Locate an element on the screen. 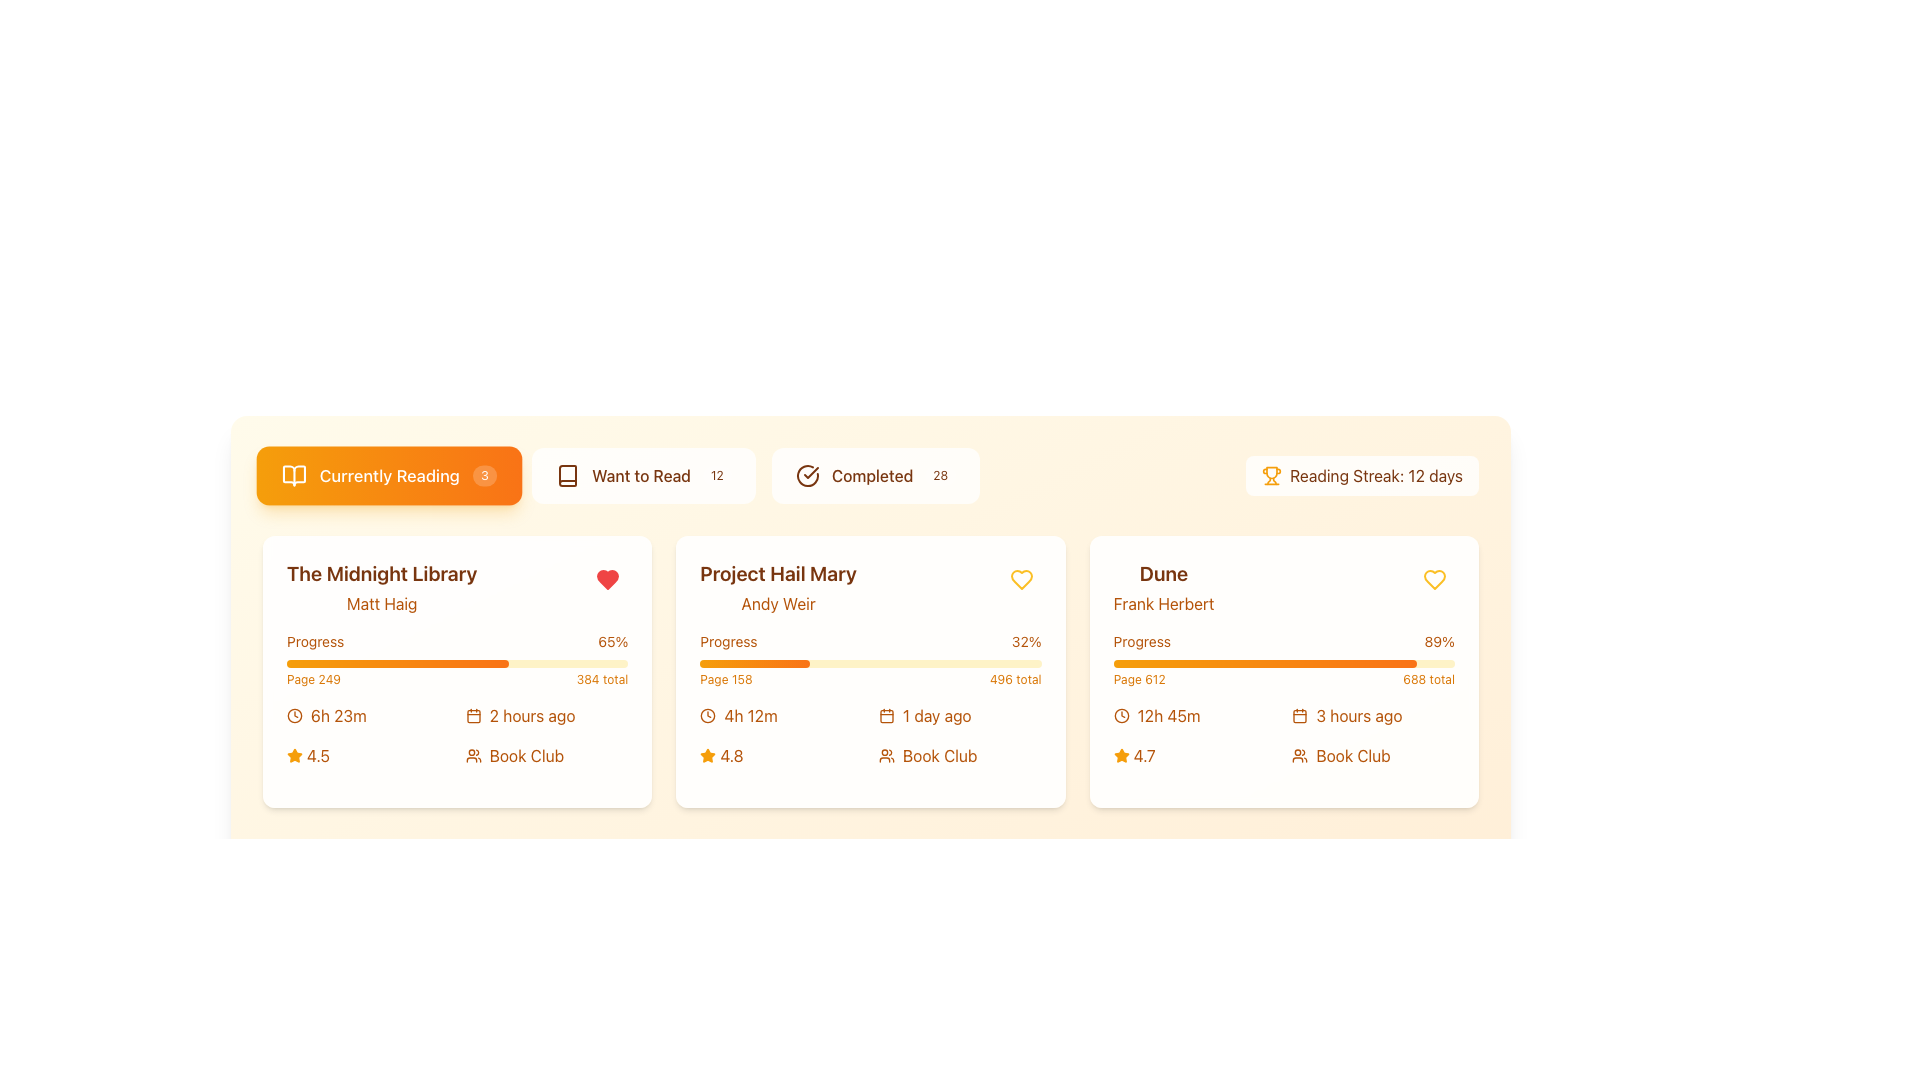 This screenshot has height=1080, width=1920. text displayed in the amber colored label that says '2 hours ago', located beside the calendar icon at the bottom of the card for 'The Midnight Library' is located at coordinates (532, 715).